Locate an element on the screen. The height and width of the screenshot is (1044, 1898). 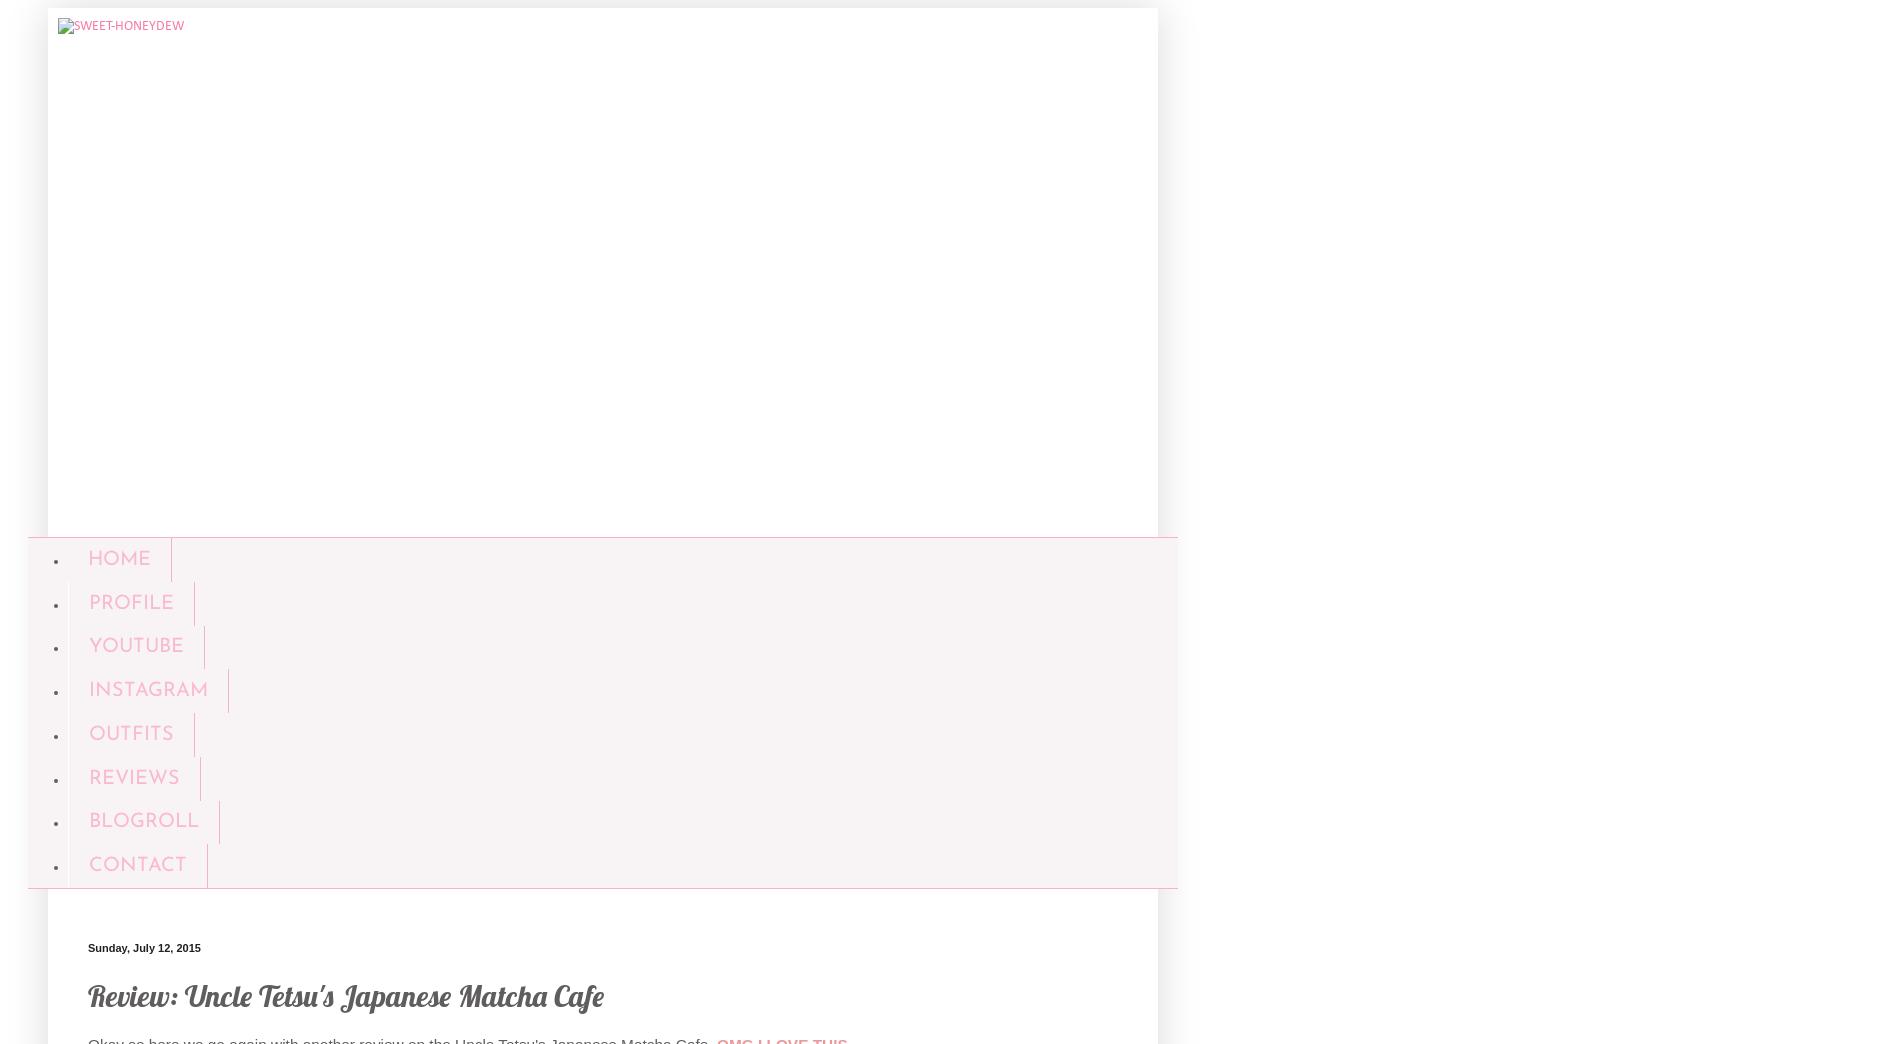
'HOME' is located at coordinates (118, 557).